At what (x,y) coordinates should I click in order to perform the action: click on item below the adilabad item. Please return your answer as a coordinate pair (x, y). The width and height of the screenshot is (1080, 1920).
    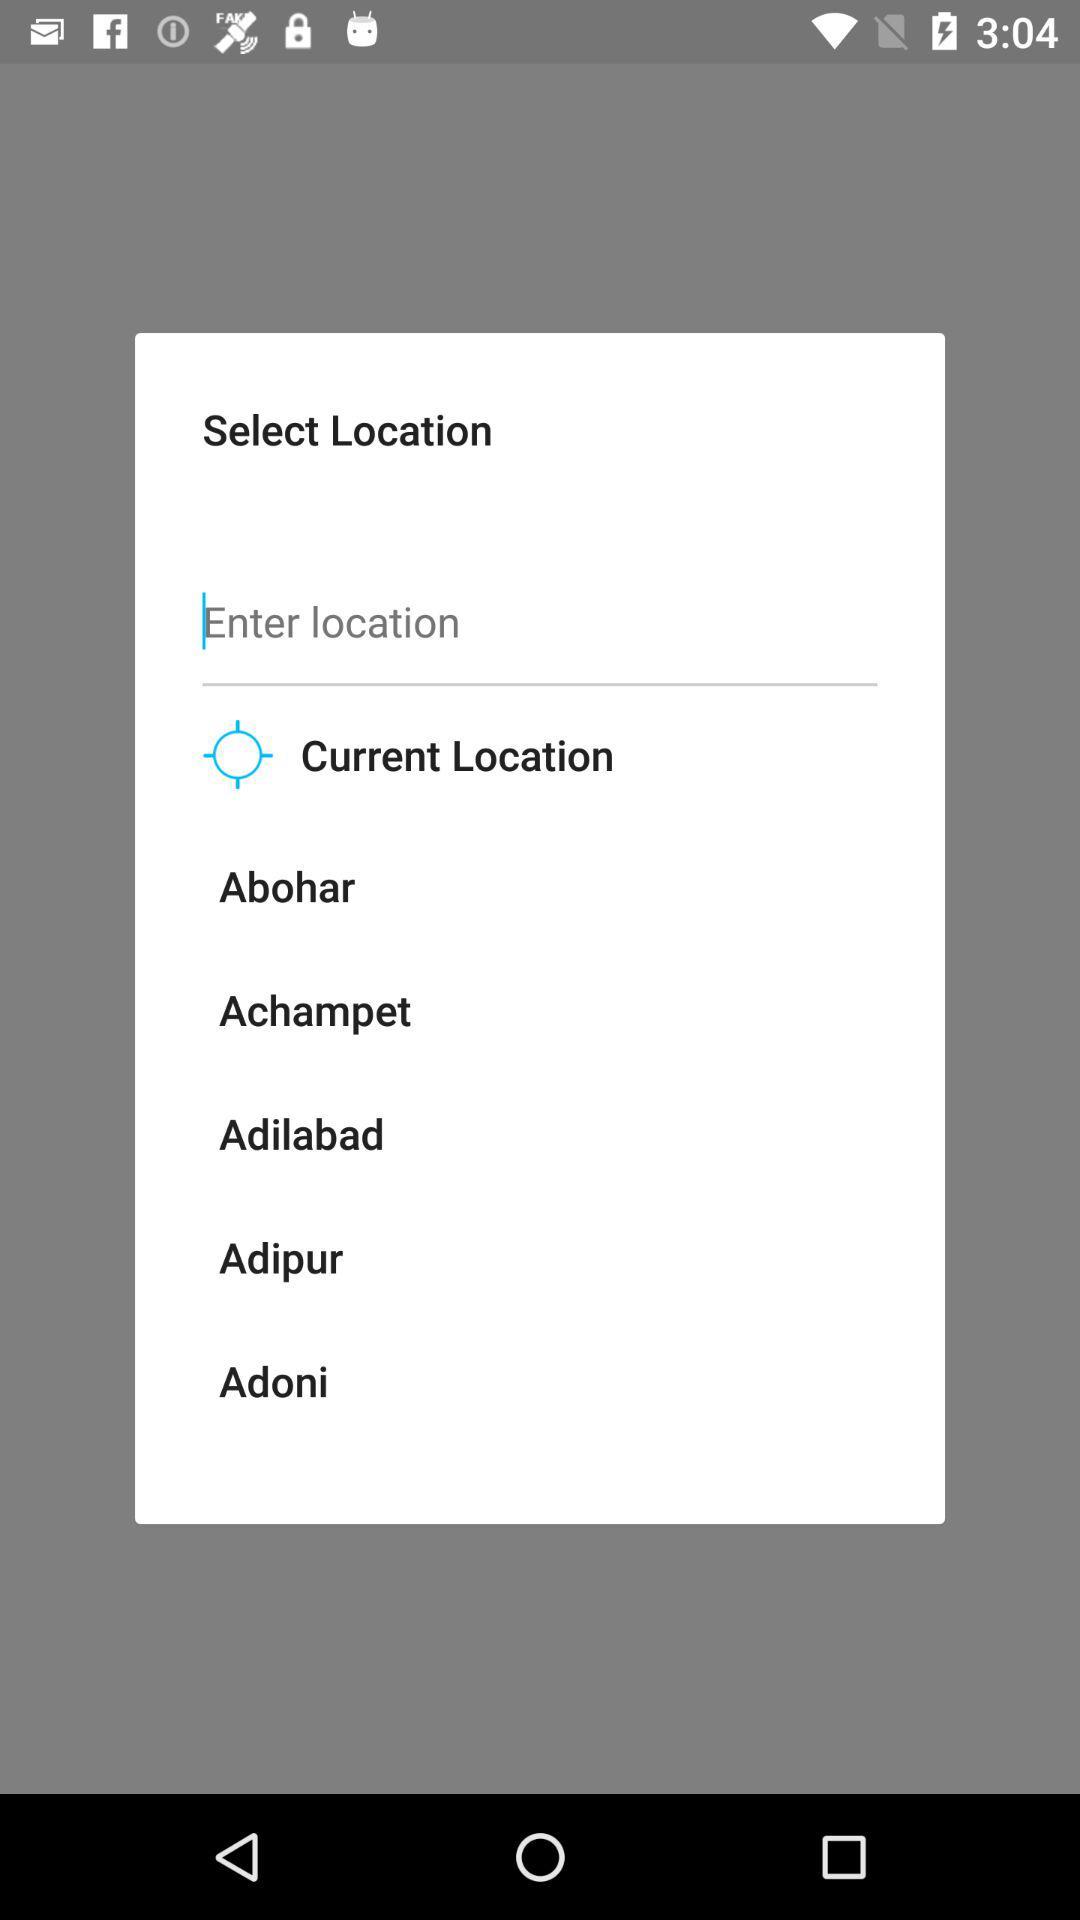
    Looking at the image, I should click on (281, 1256).